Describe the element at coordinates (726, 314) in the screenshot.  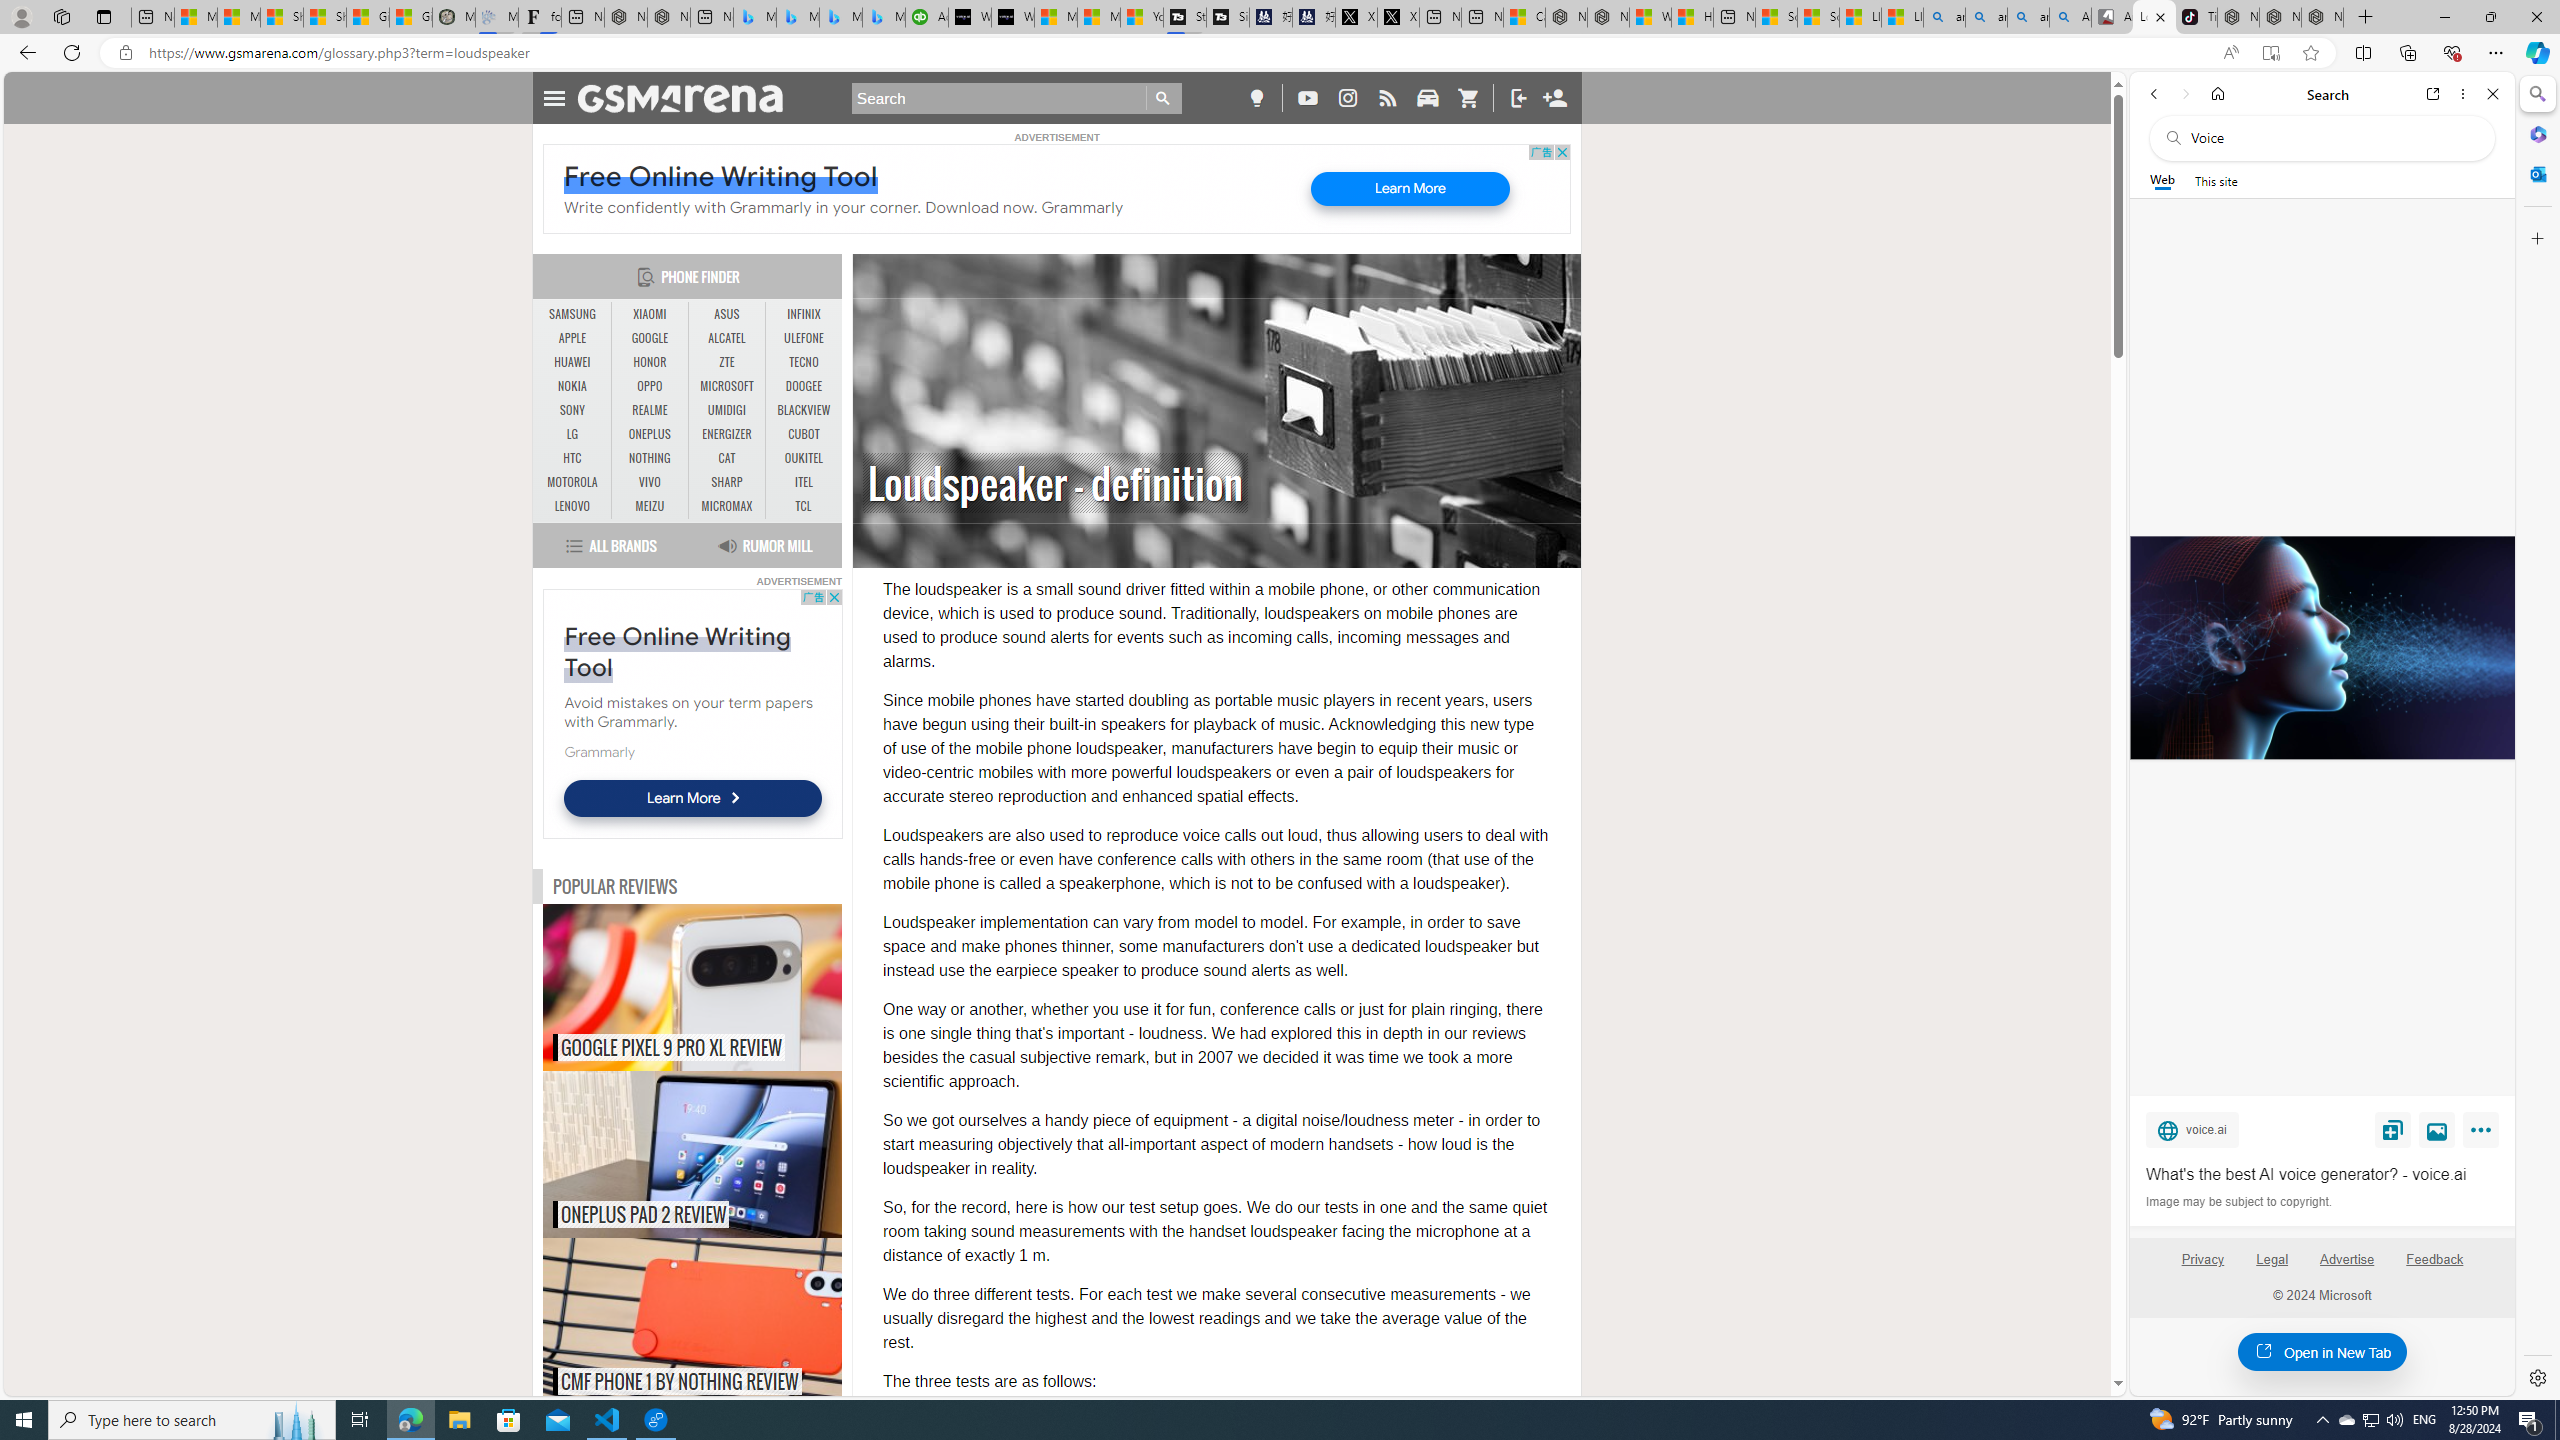
I see `'ASUS'` at that location.